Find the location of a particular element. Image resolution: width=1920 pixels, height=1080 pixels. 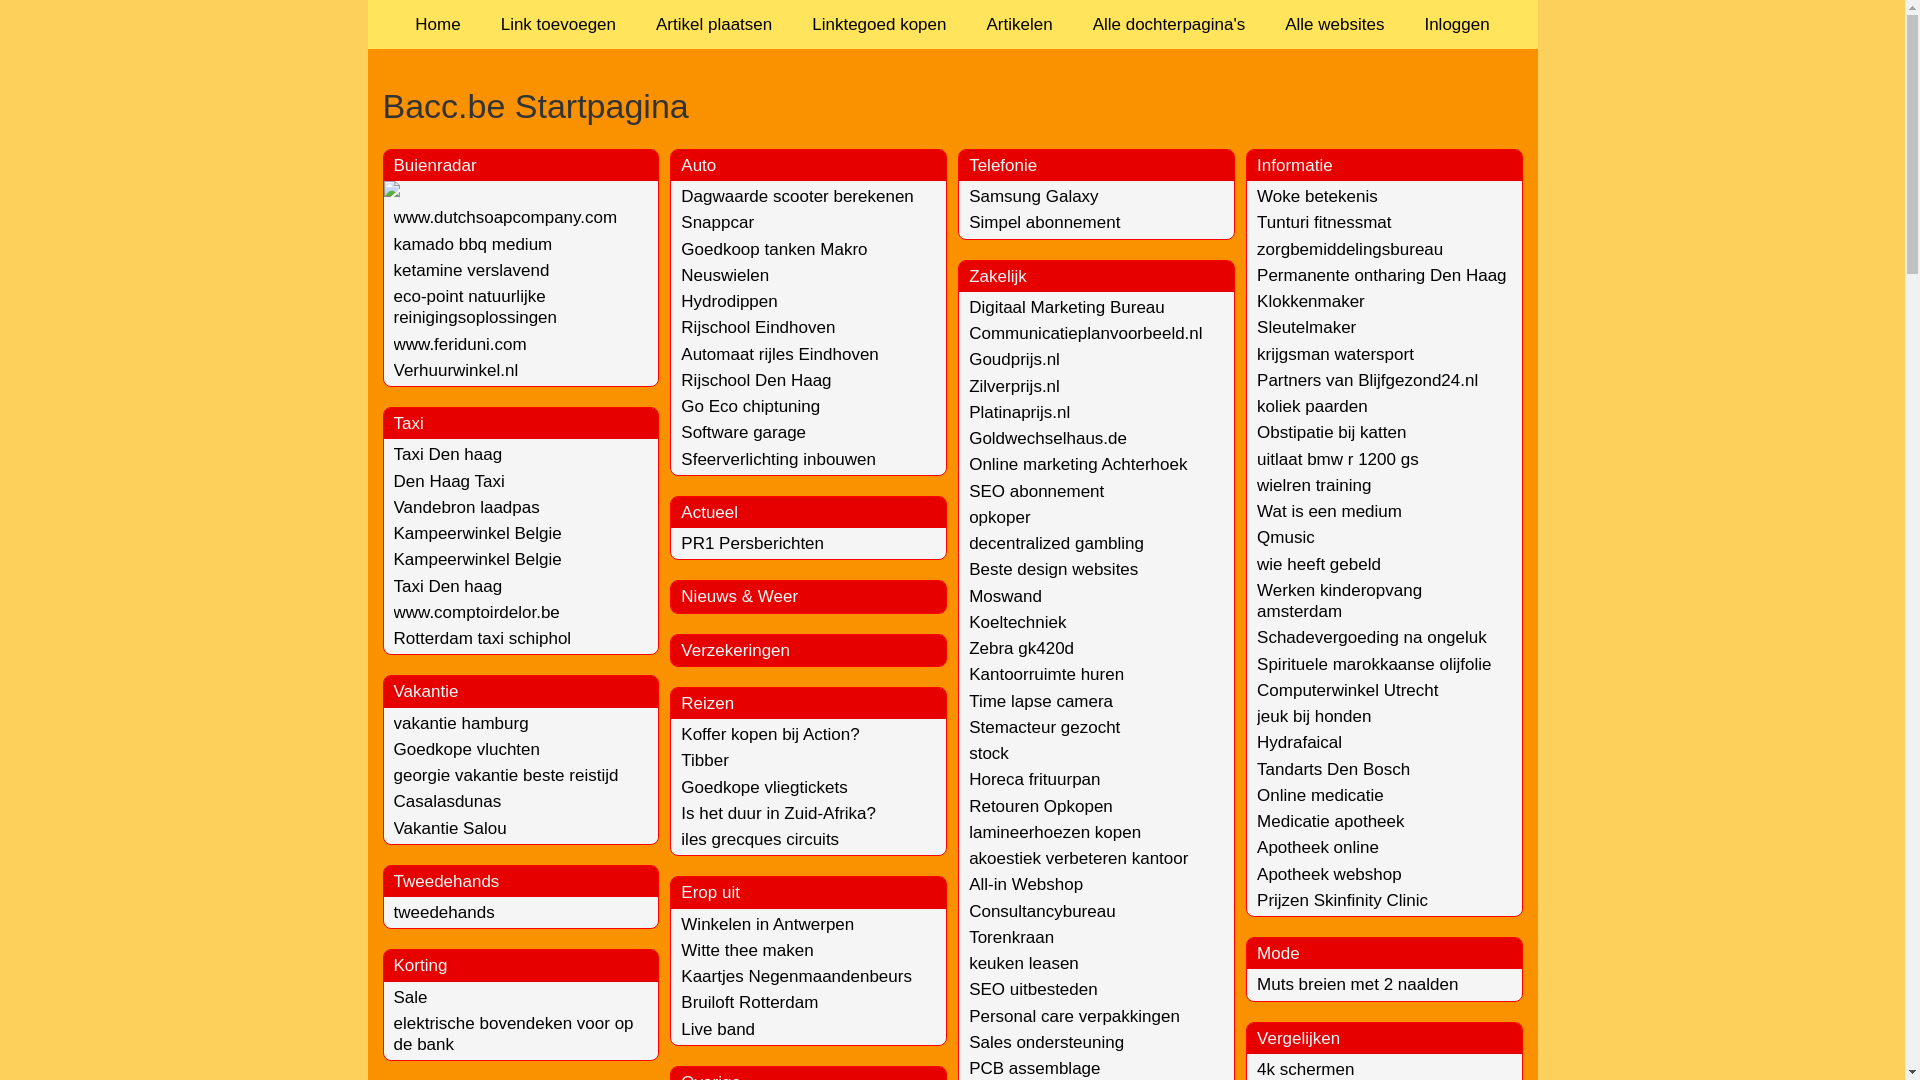

'eco-point natuurlijke reinigingsoplossingen' is located at coordinates (474, 307).